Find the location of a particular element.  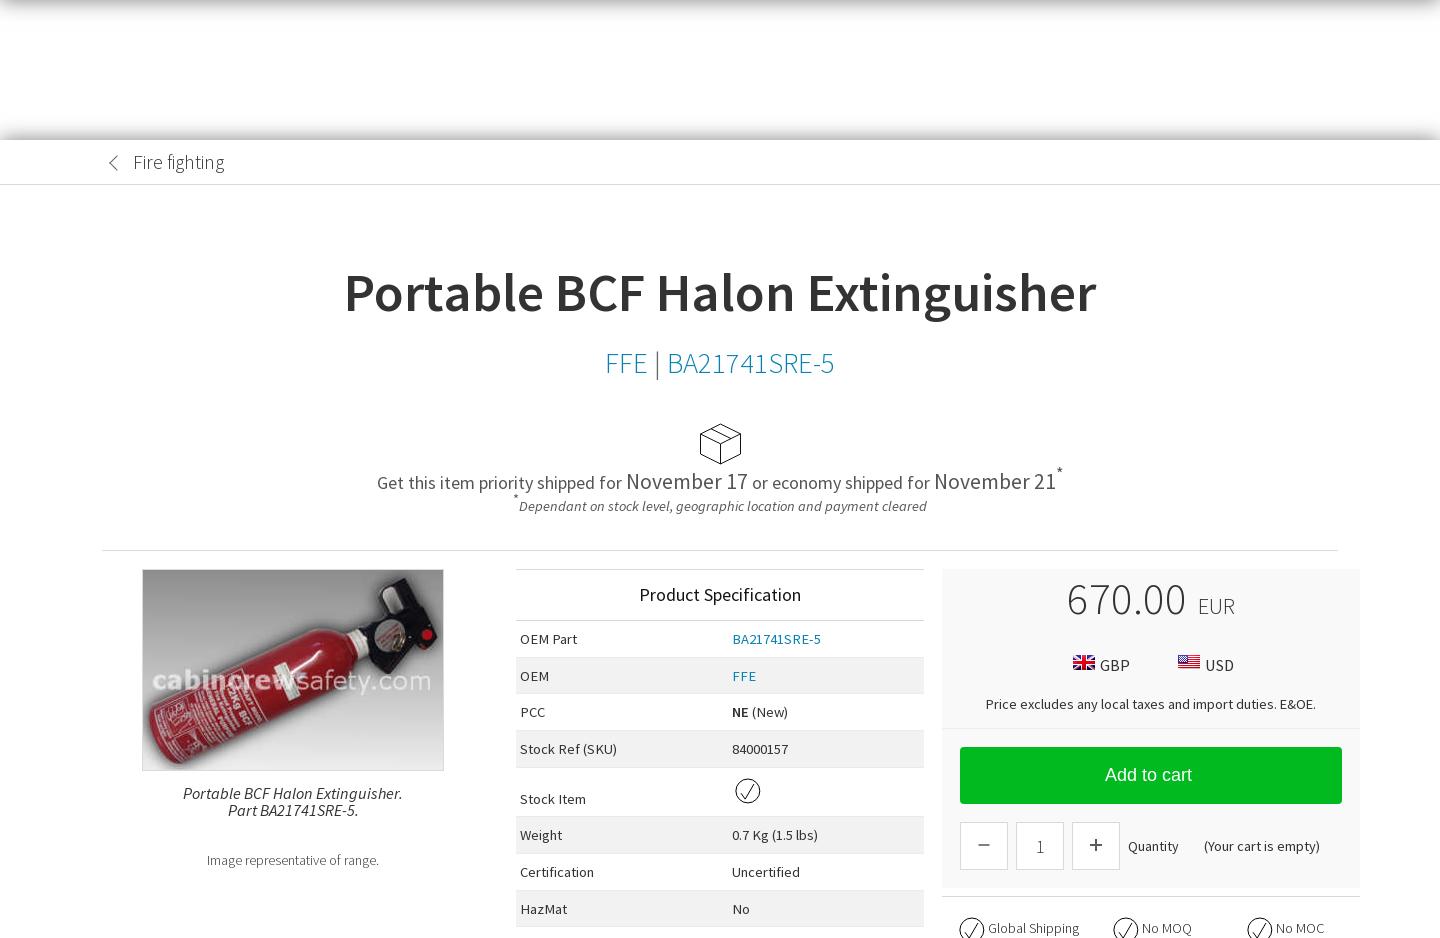

'Add to cart' is located at coordinates (1147, 773).